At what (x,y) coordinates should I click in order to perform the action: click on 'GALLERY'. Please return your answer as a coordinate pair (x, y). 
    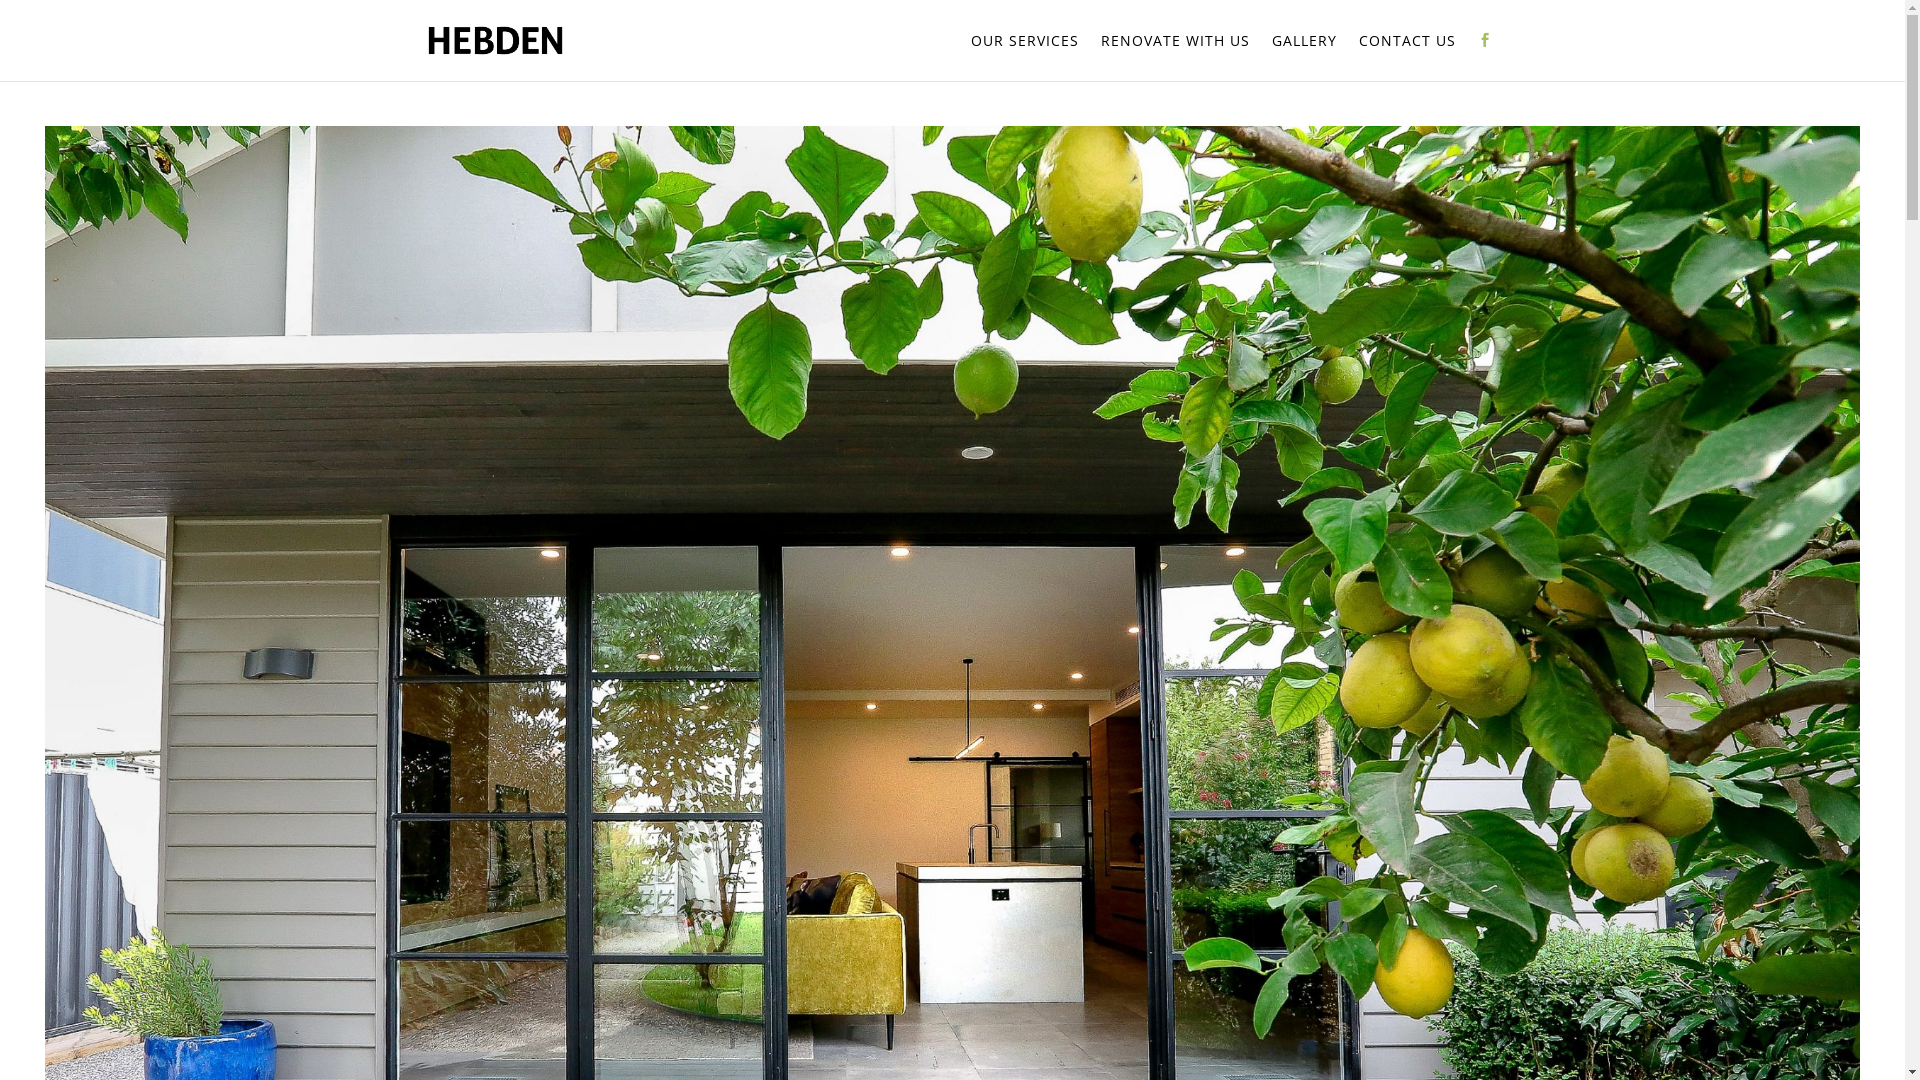
    Looking at the image, I should click on (1304, 56).